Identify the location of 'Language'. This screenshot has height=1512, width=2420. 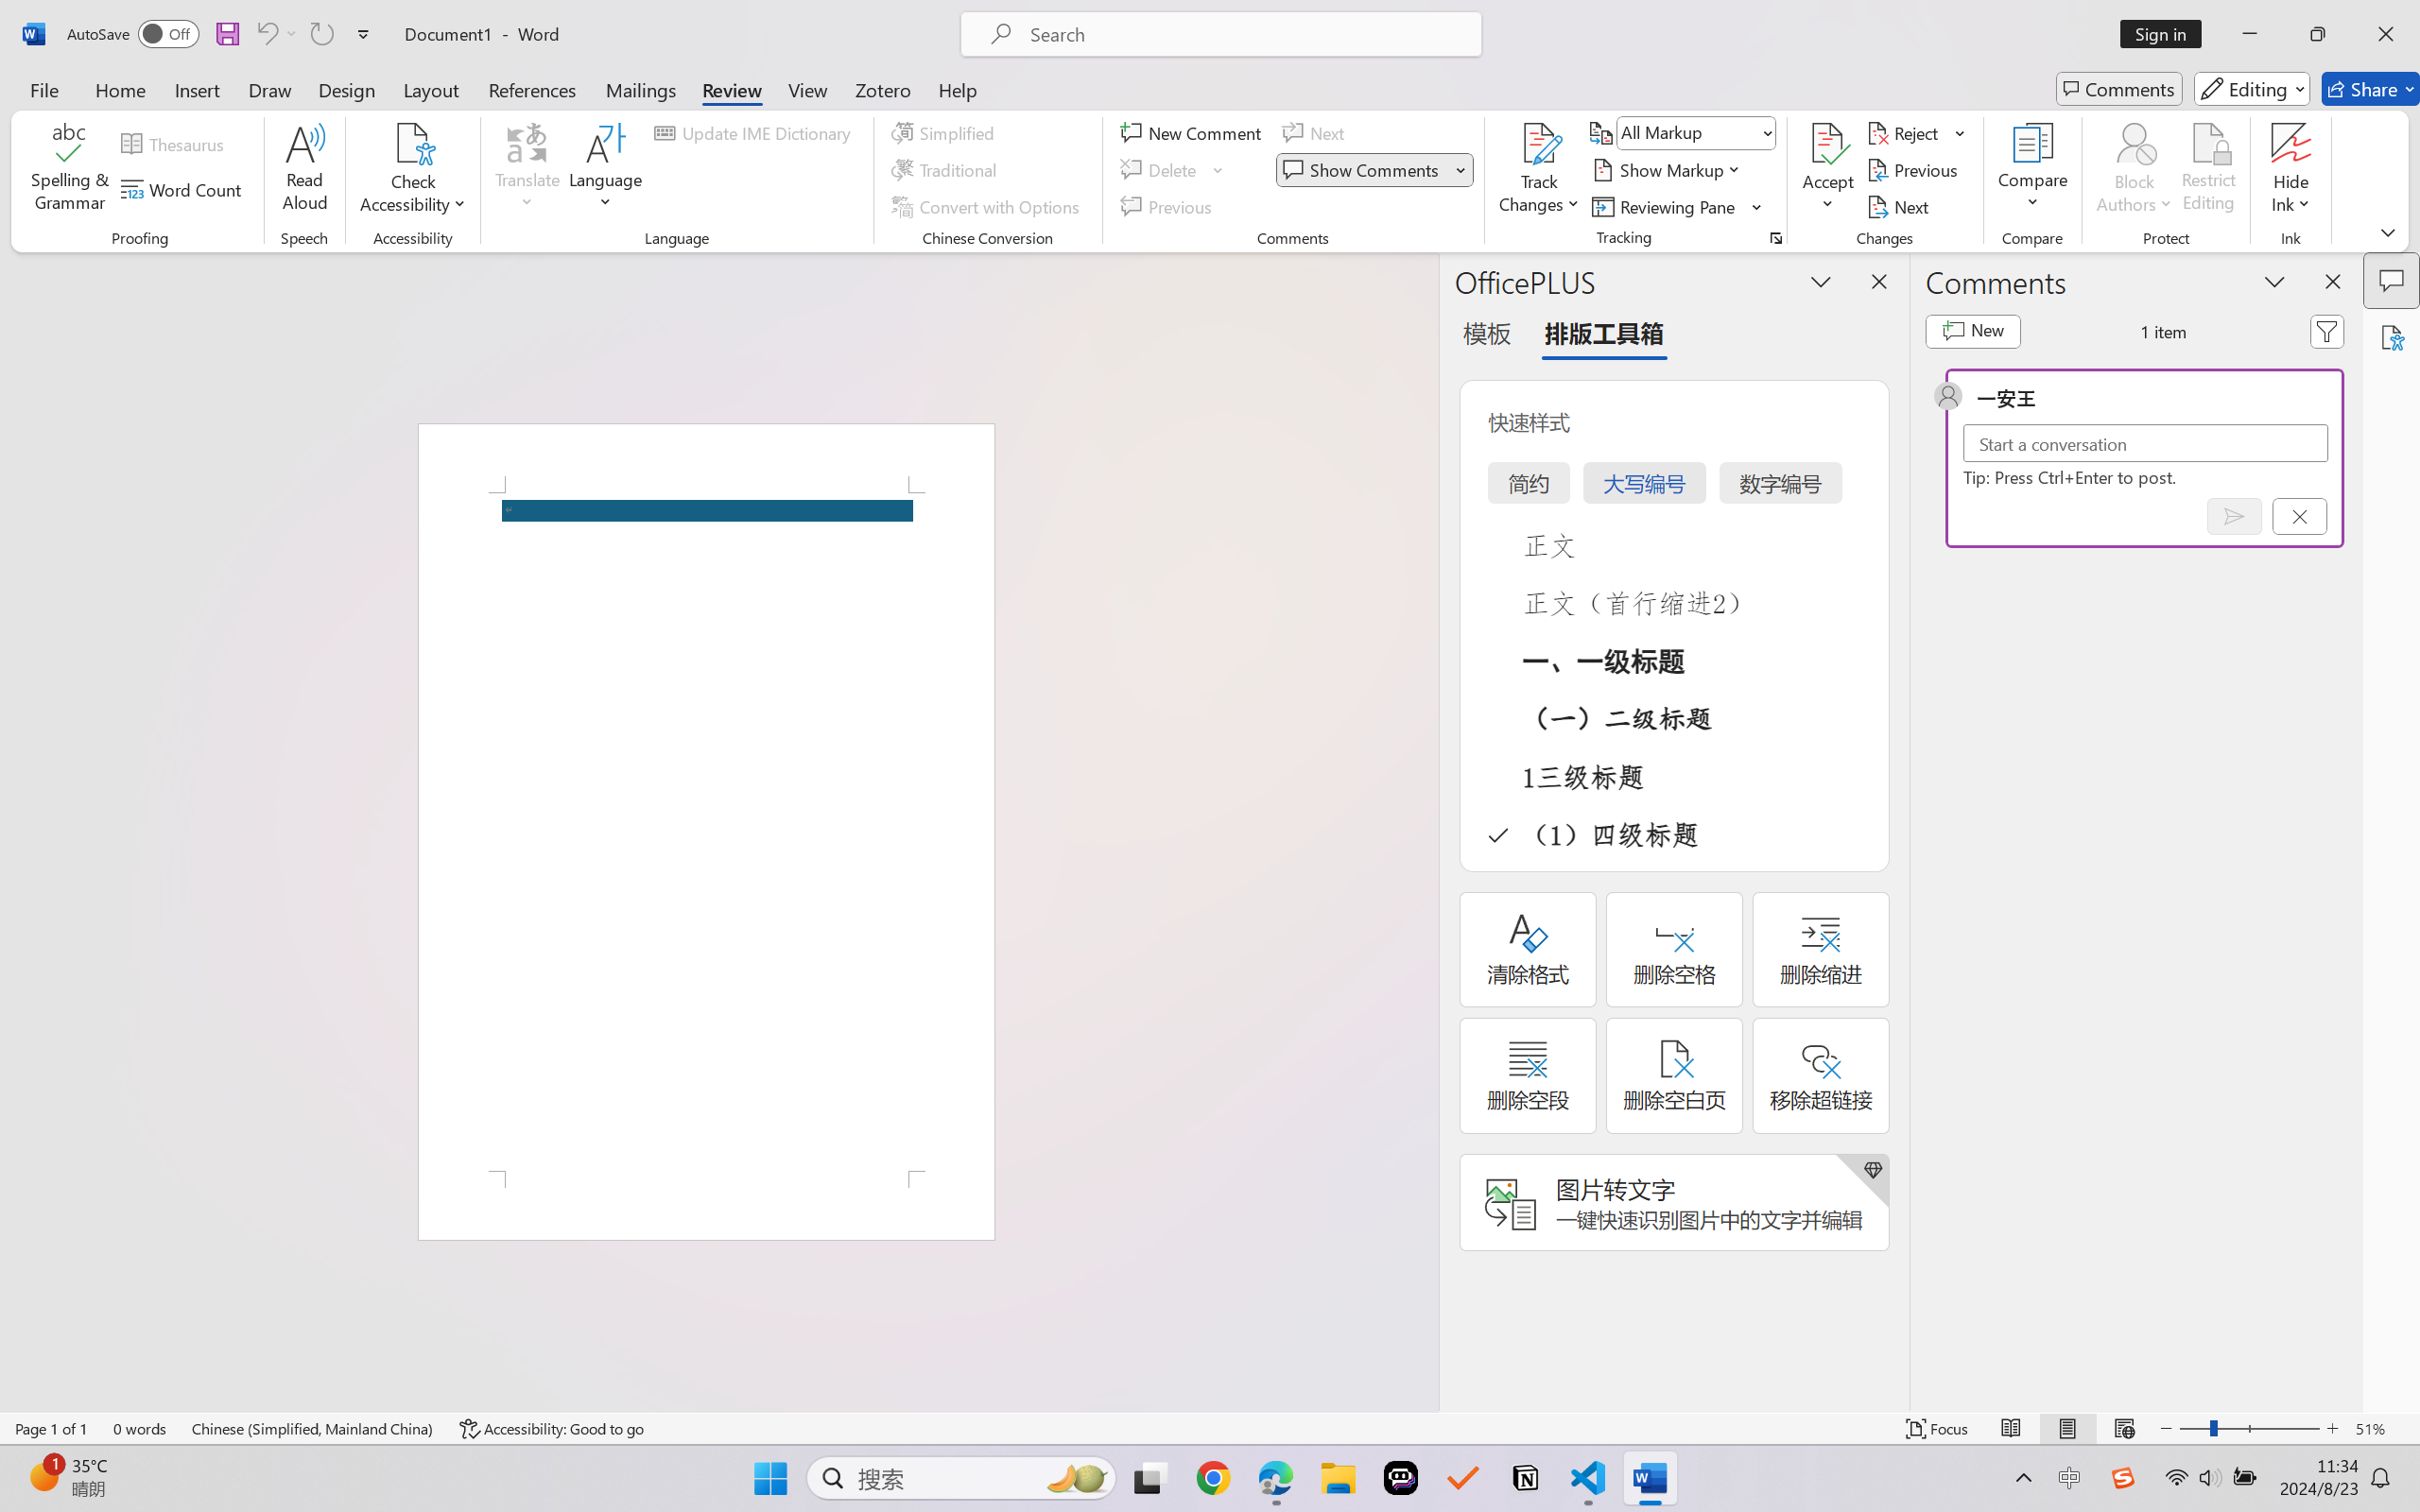
(605, 170).